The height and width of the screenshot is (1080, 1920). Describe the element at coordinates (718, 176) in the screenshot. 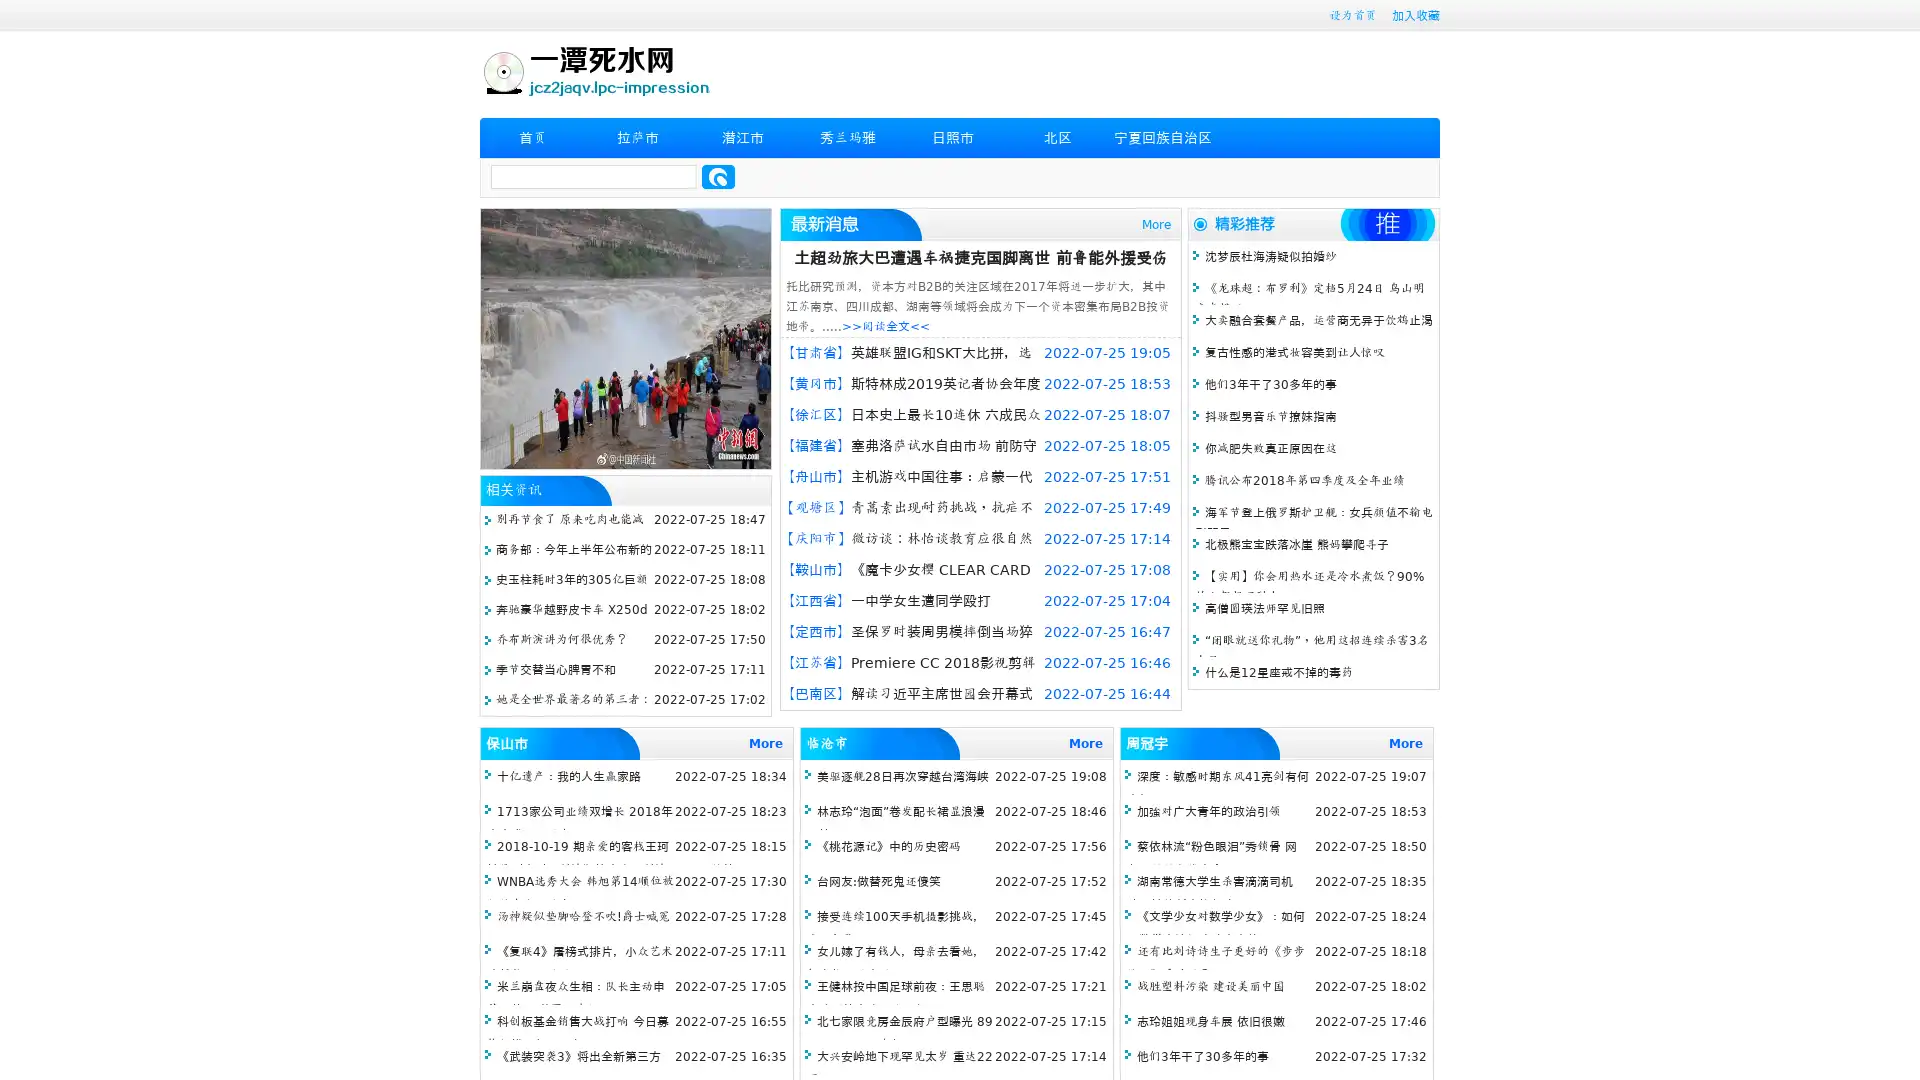

I see `Search` at that location.